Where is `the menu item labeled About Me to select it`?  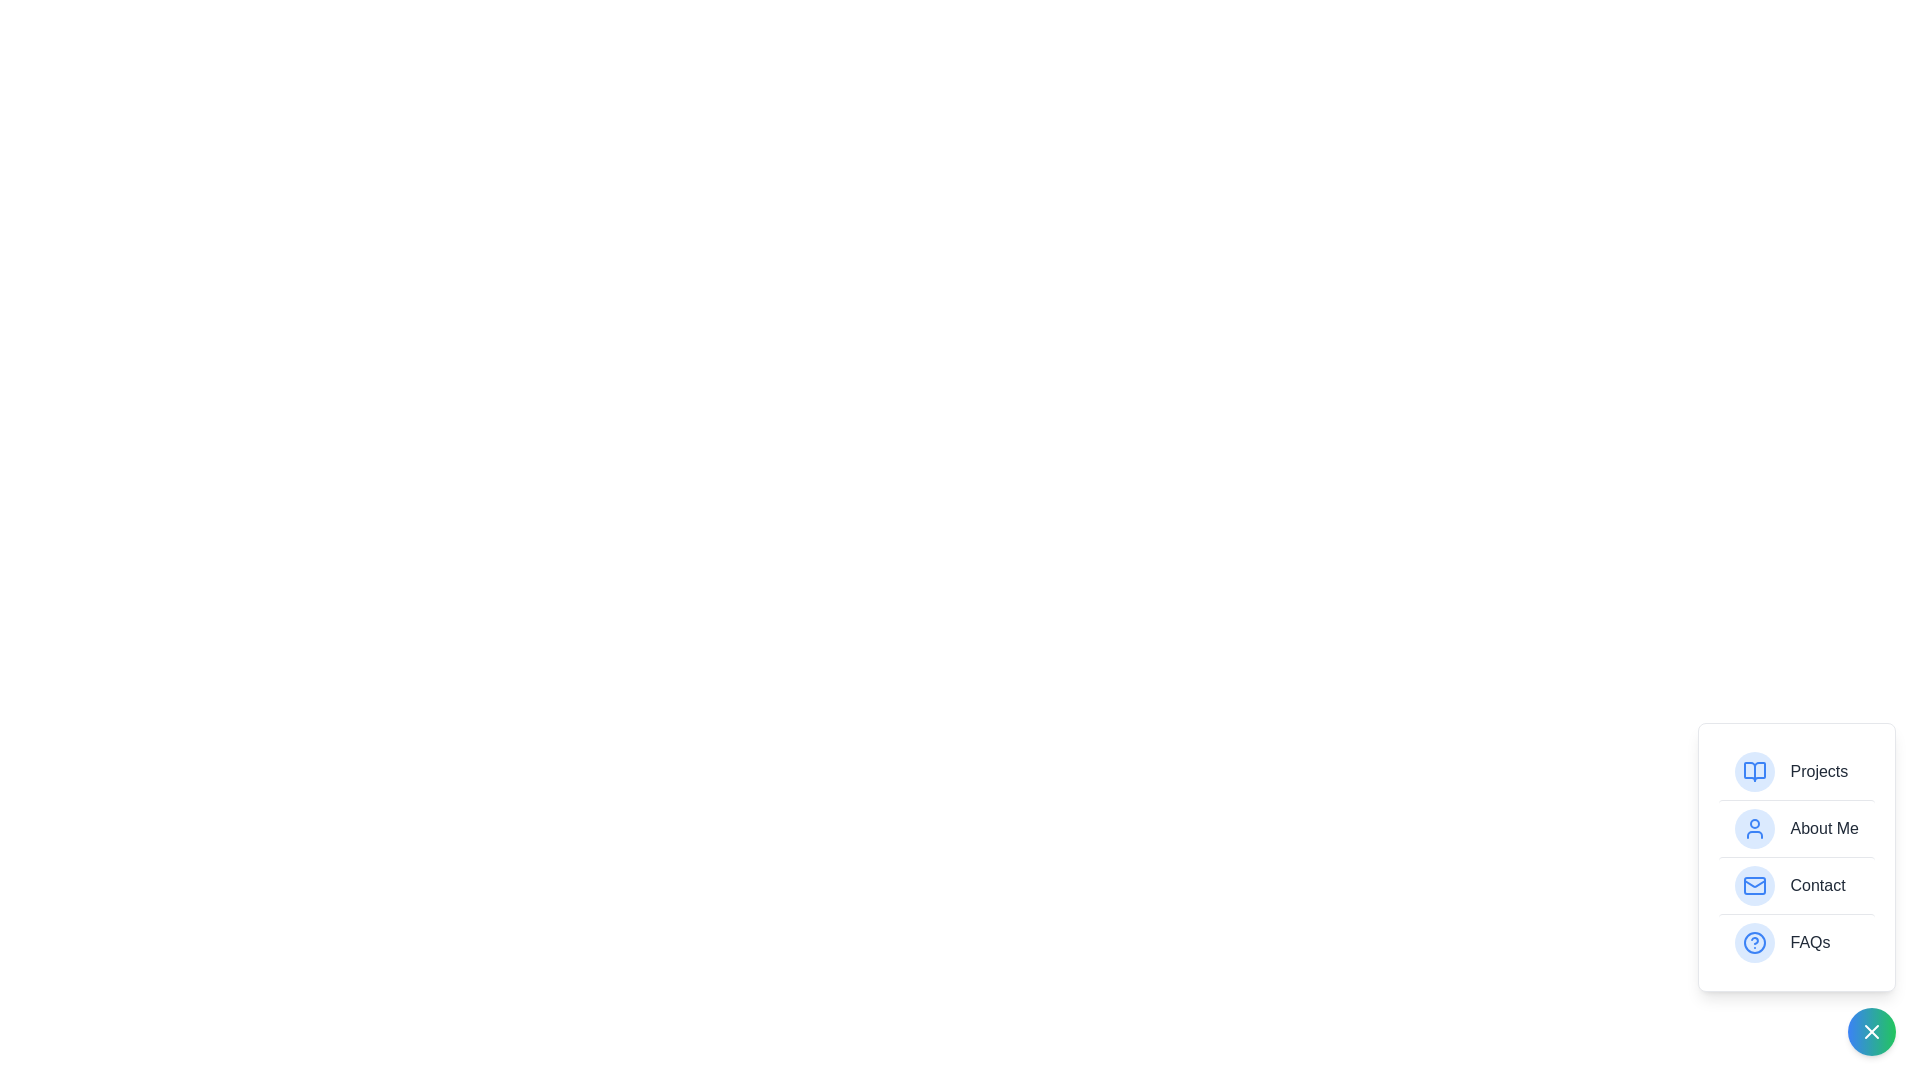 the menu item labeled About Me to select it is located at coordinates (1796, 828).